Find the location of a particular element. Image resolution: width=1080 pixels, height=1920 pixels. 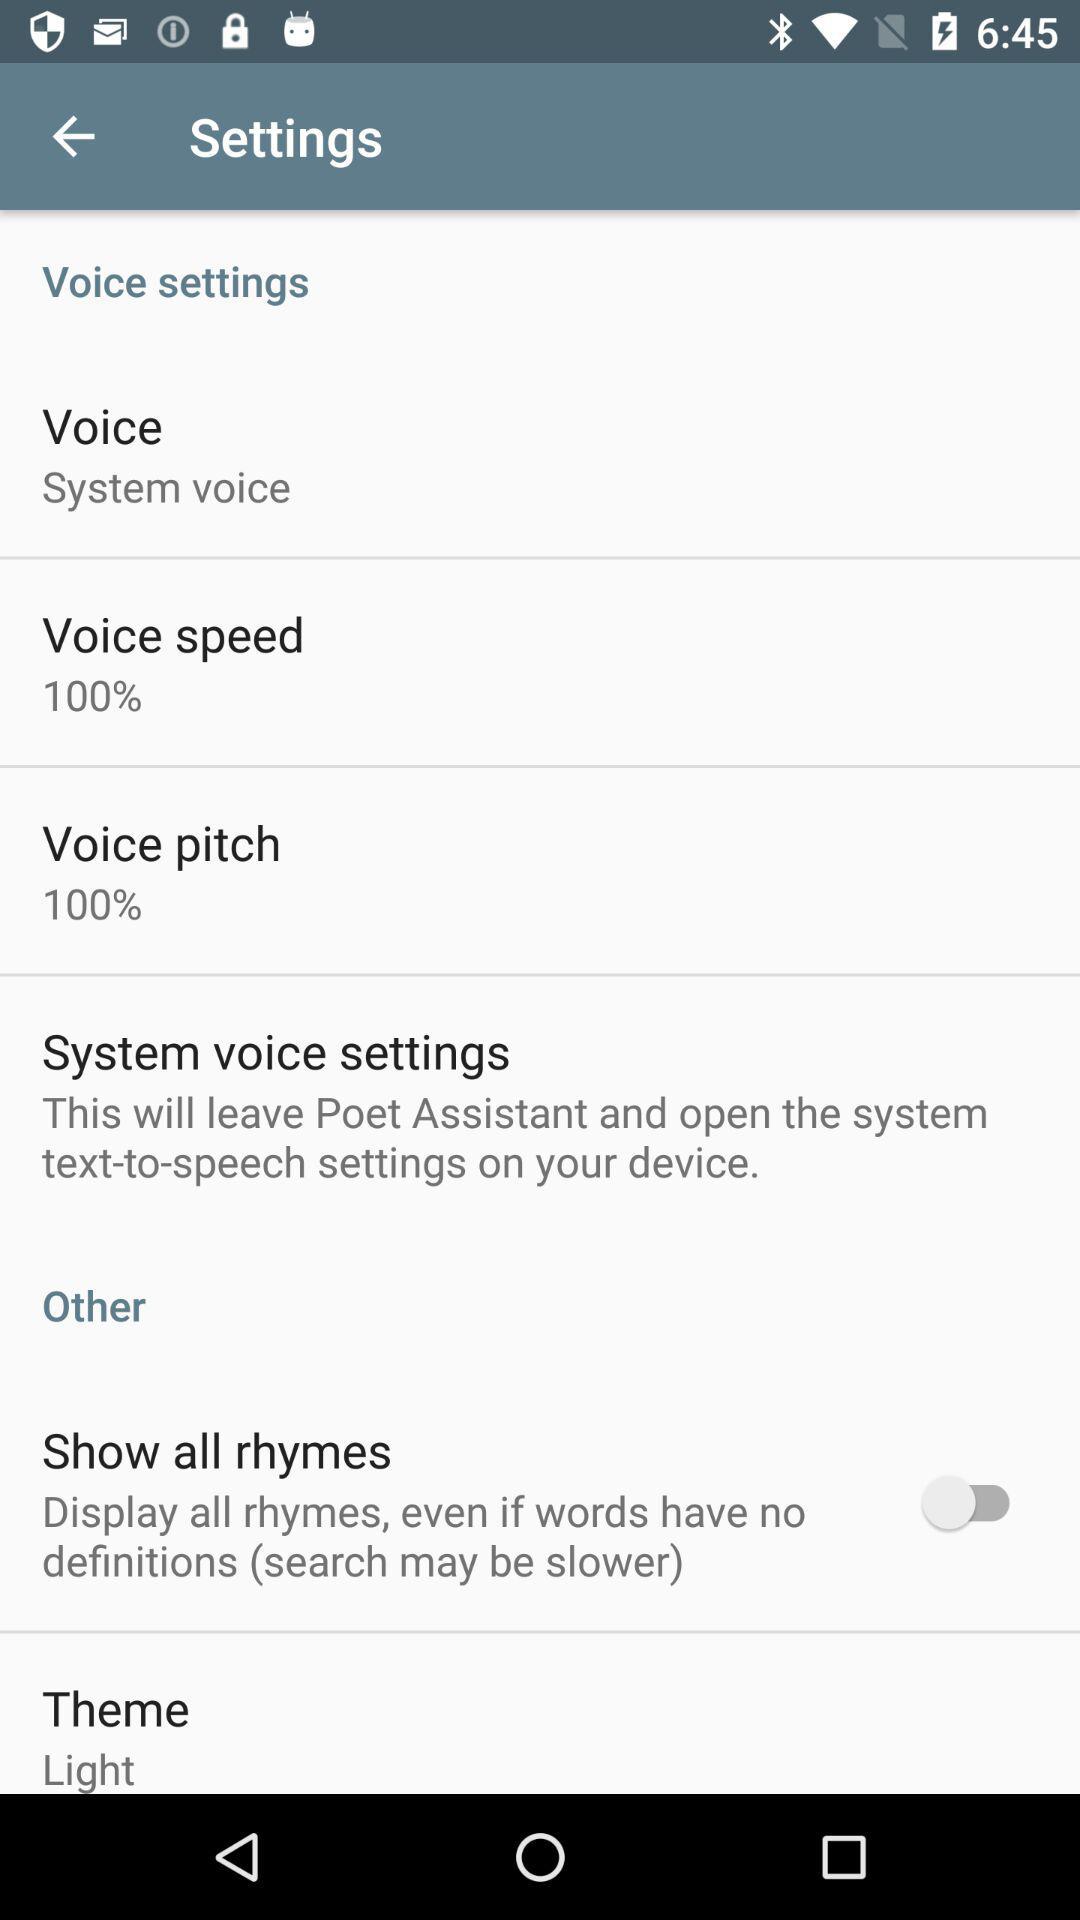

icon to the left of the settings is located at coordinates (72, 135).